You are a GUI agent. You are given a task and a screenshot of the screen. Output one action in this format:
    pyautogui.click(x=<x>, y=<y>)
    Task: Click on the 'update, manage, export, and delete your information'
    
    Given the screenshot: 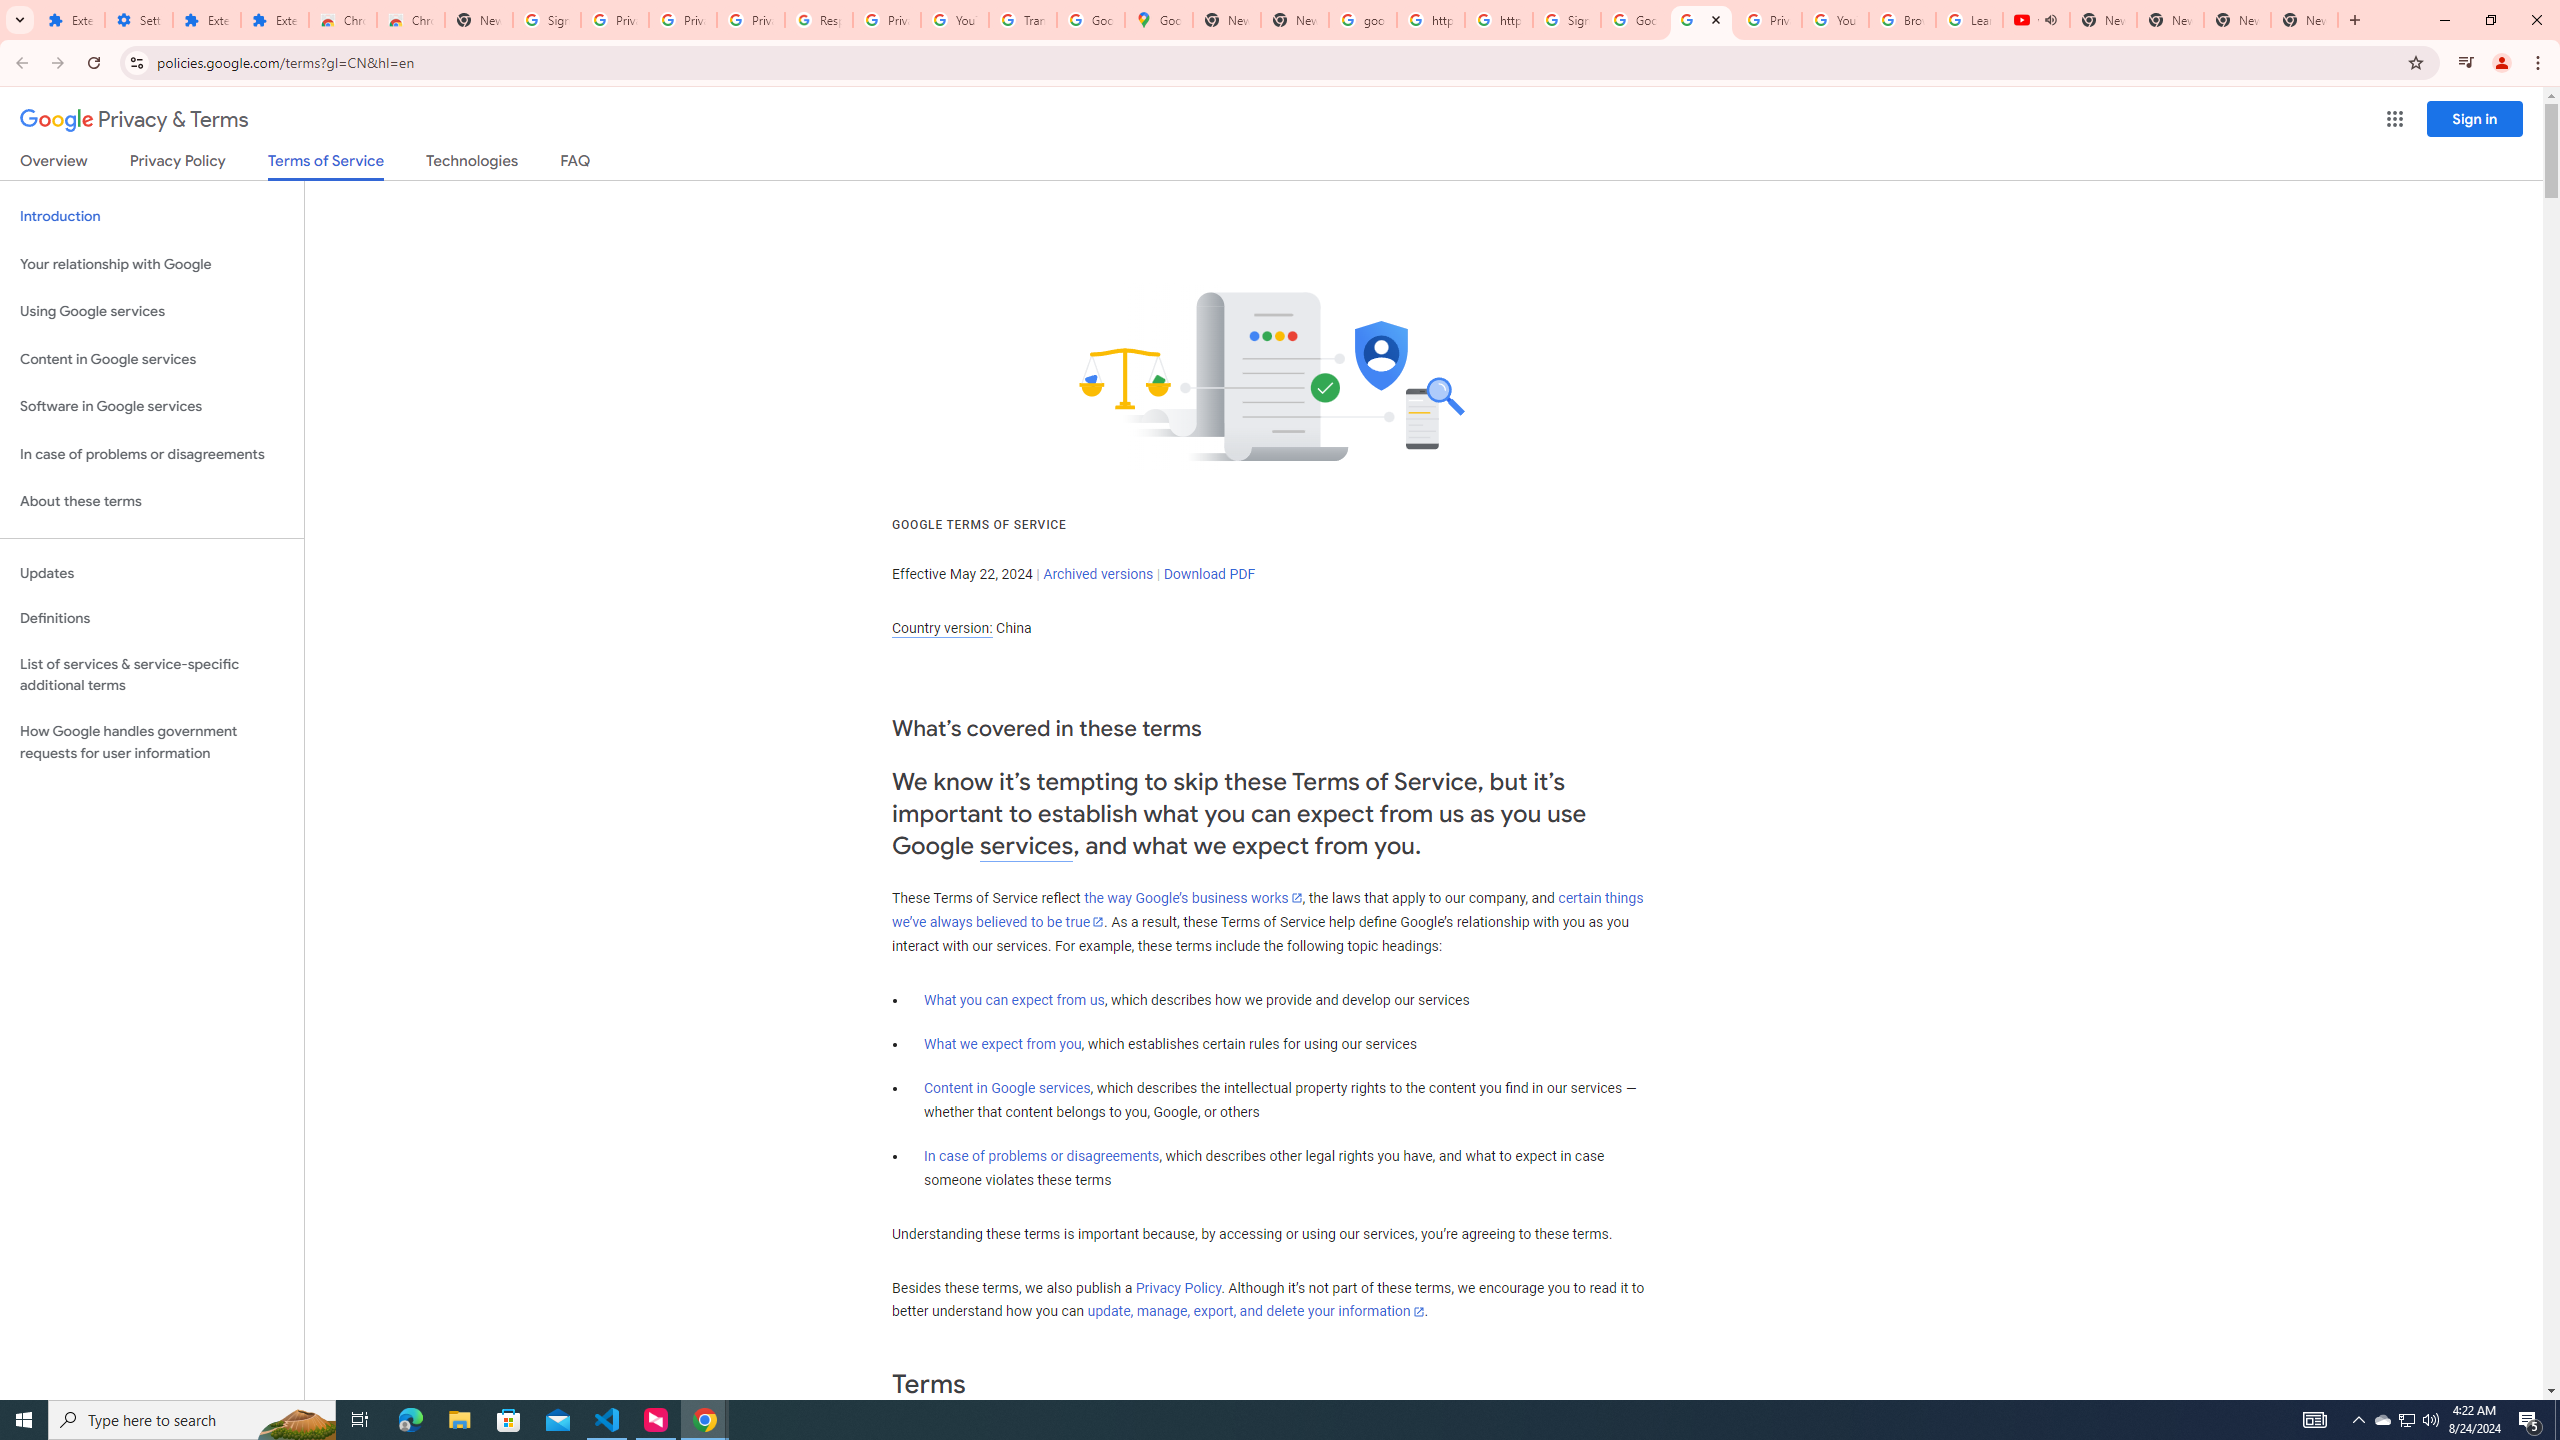 What is the action you would take?
    pyautogui.click(x=1255, y=1310)
    